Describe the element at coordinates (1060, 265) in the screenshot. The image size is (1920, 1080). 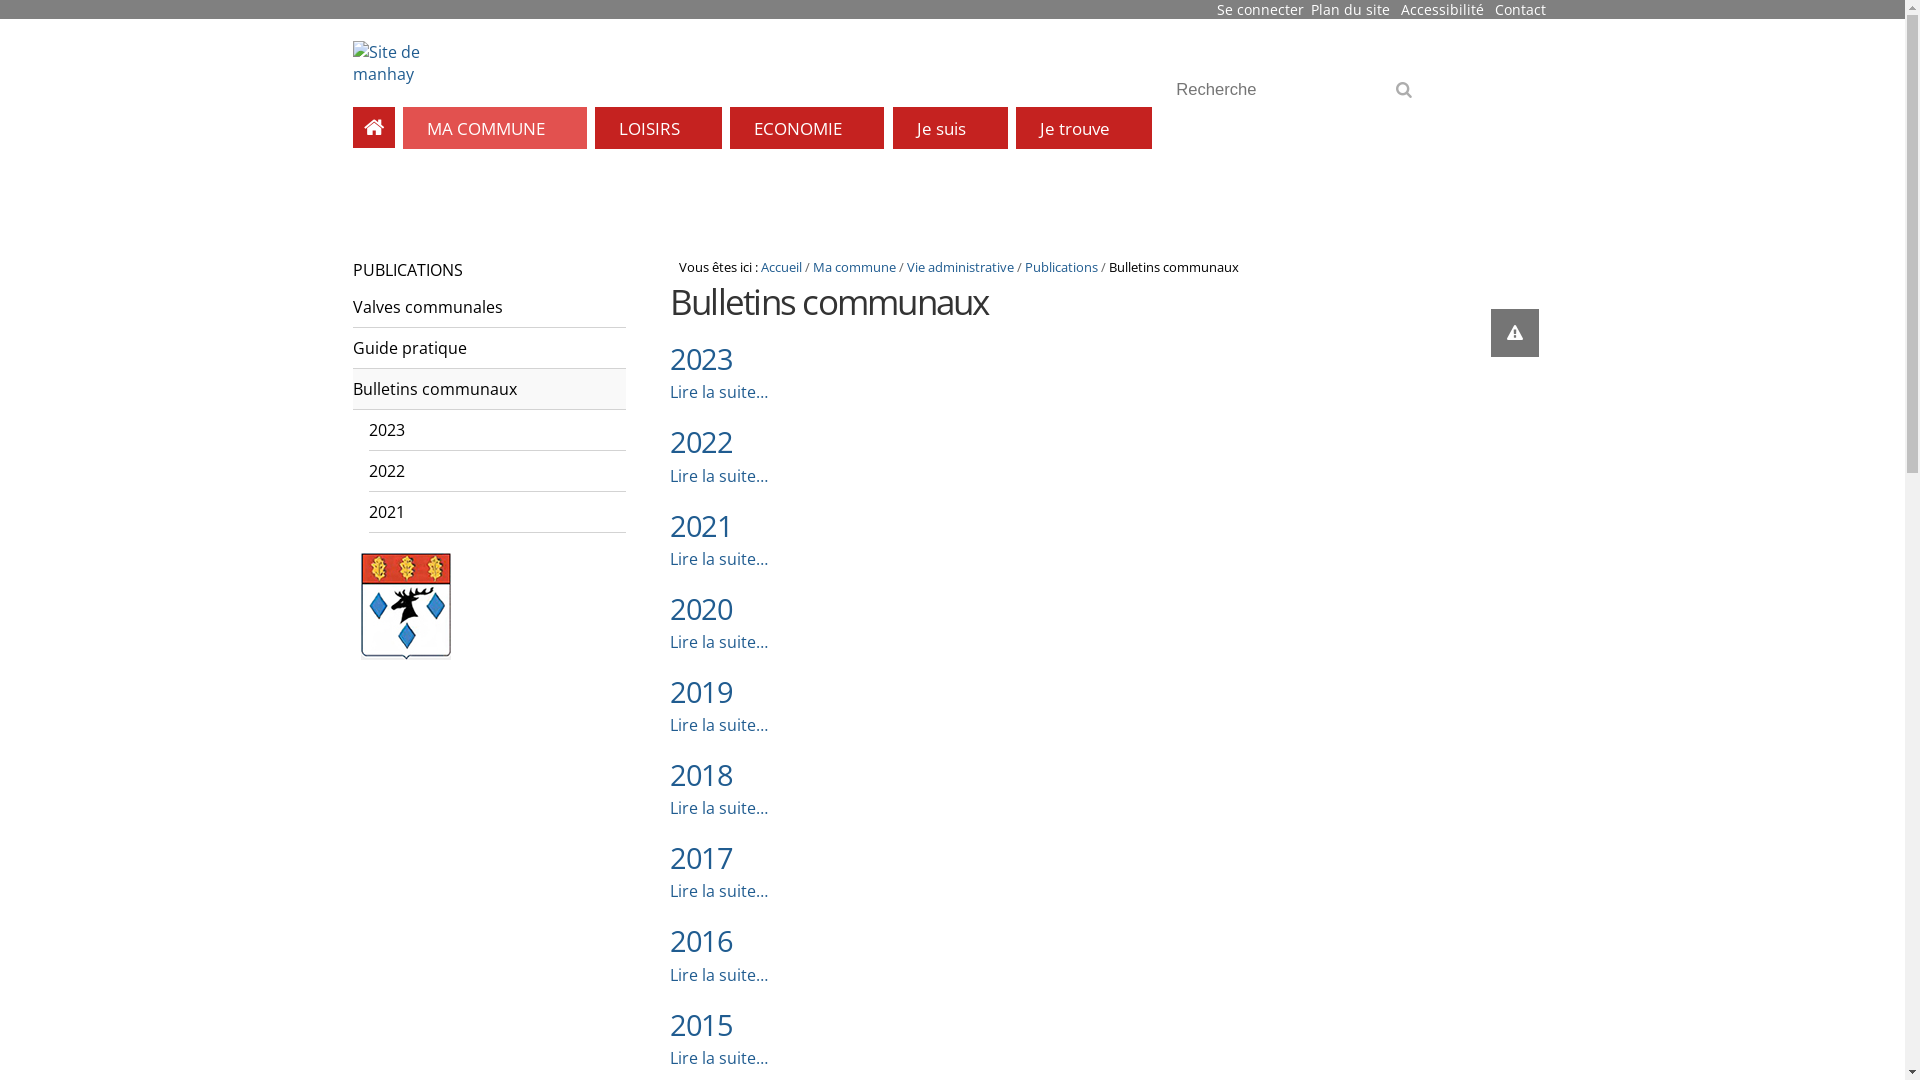
I see `'Publications'` at that location.